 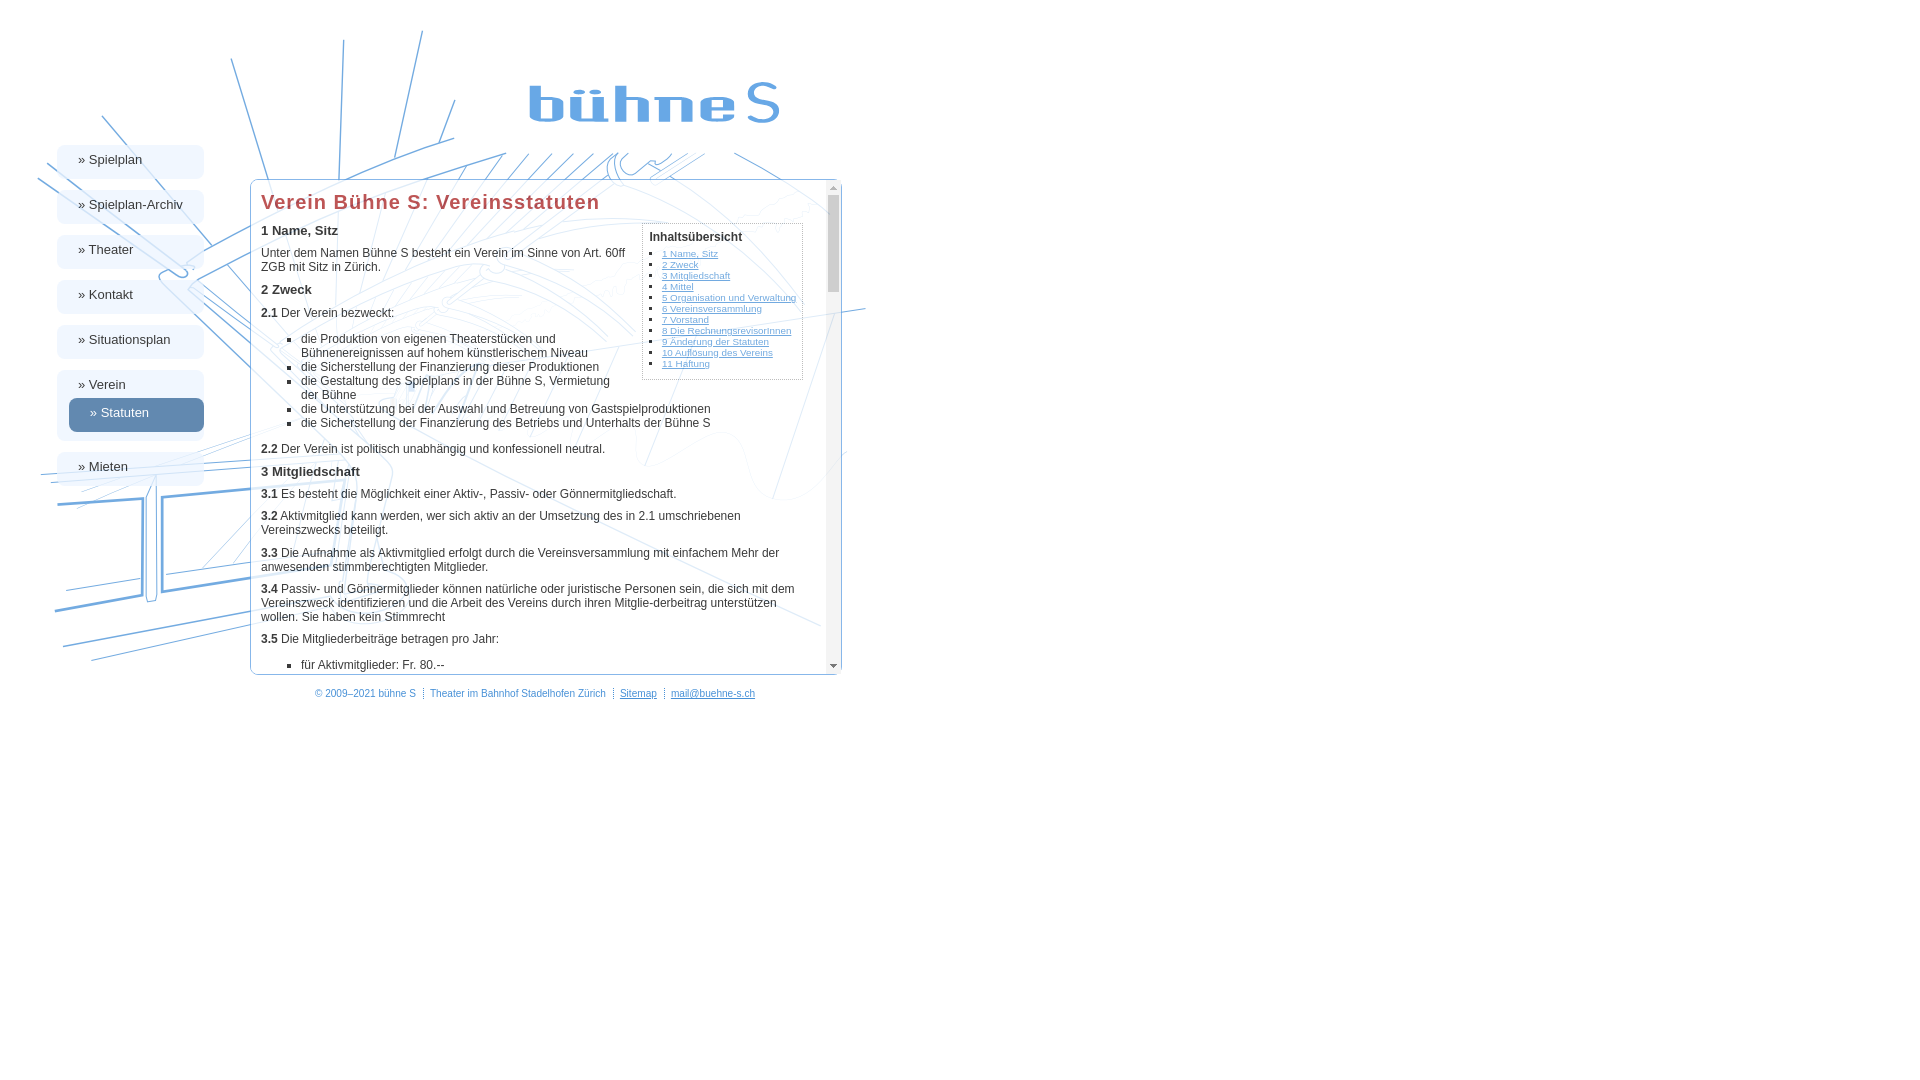 What do you see at coordinates (728, 297) in the screenshot?
I see `'5 Organisation und Verwaltung'` at bounding box center [728, 297].